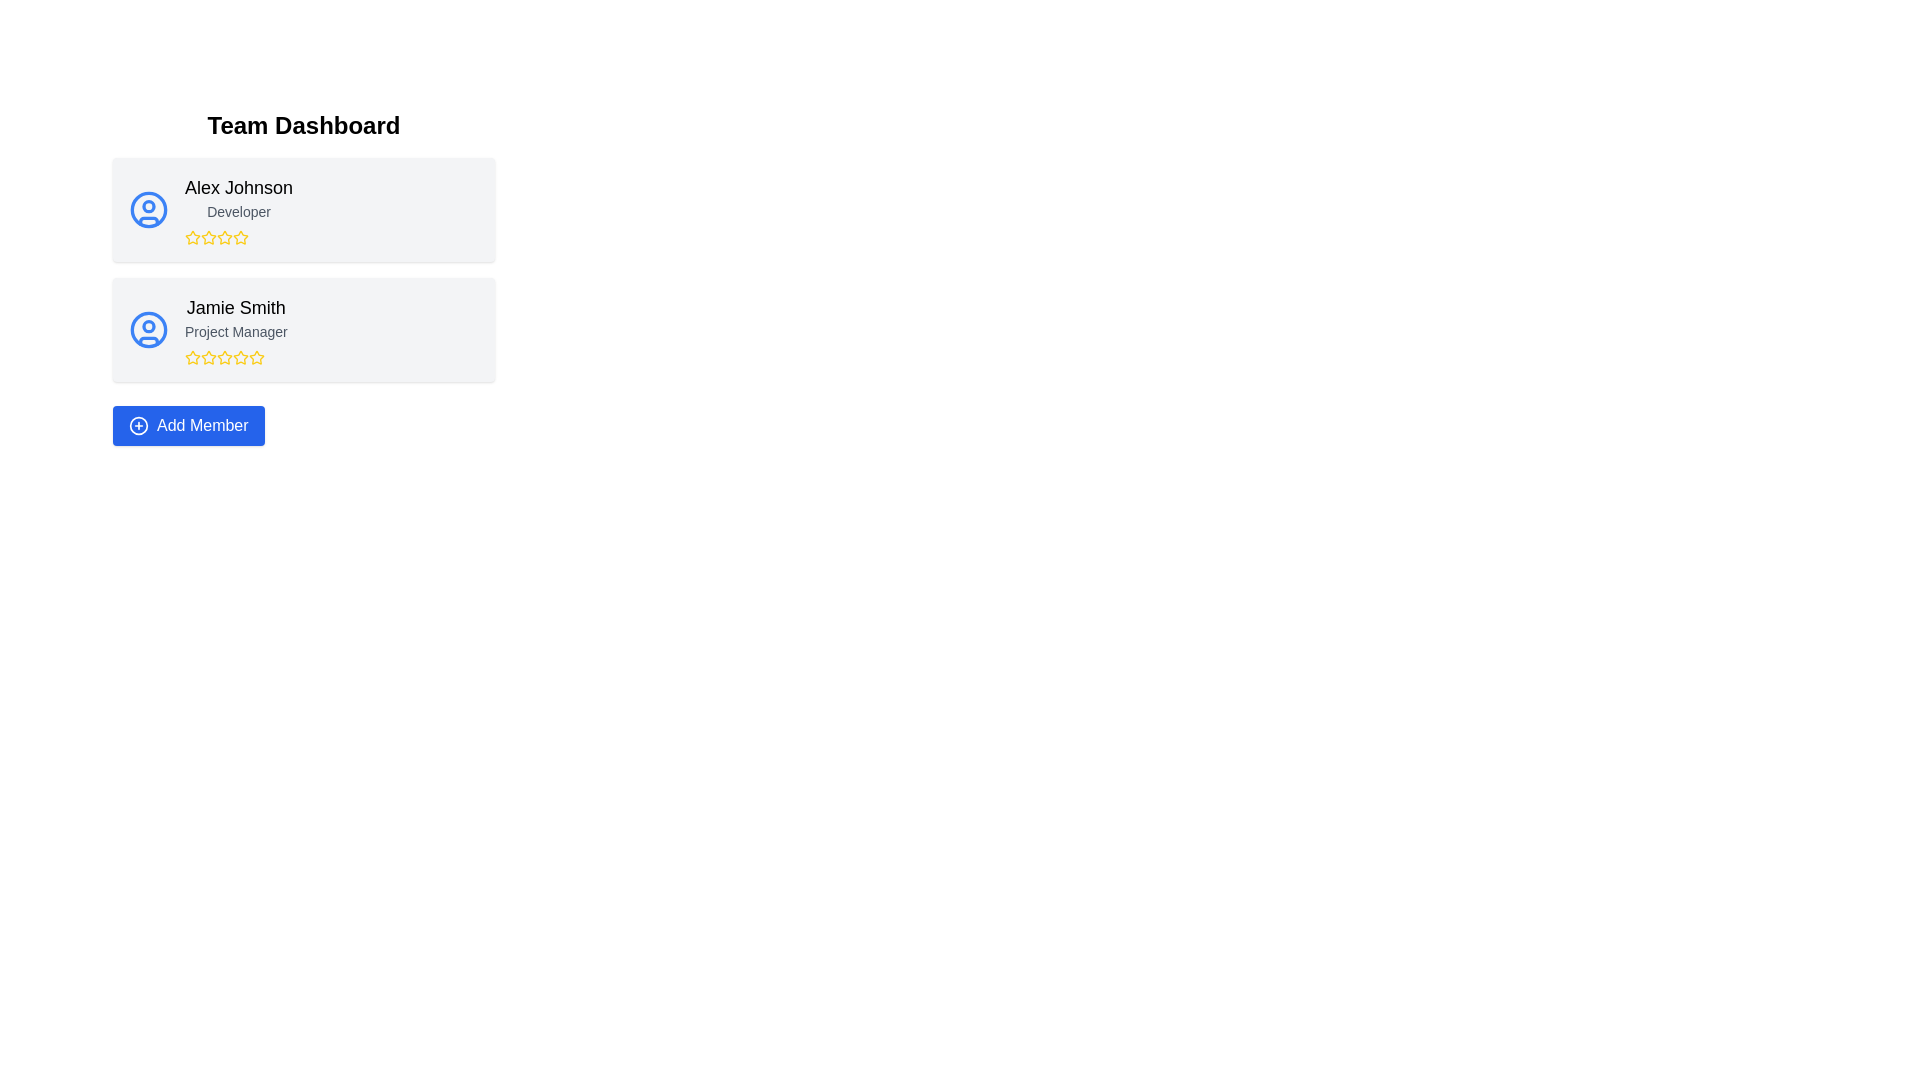  I want to click on the fourth star icon in the rating system under the 'Jamie Smith' profile section in the 'Team Dashboard' view, so click(256, 356).